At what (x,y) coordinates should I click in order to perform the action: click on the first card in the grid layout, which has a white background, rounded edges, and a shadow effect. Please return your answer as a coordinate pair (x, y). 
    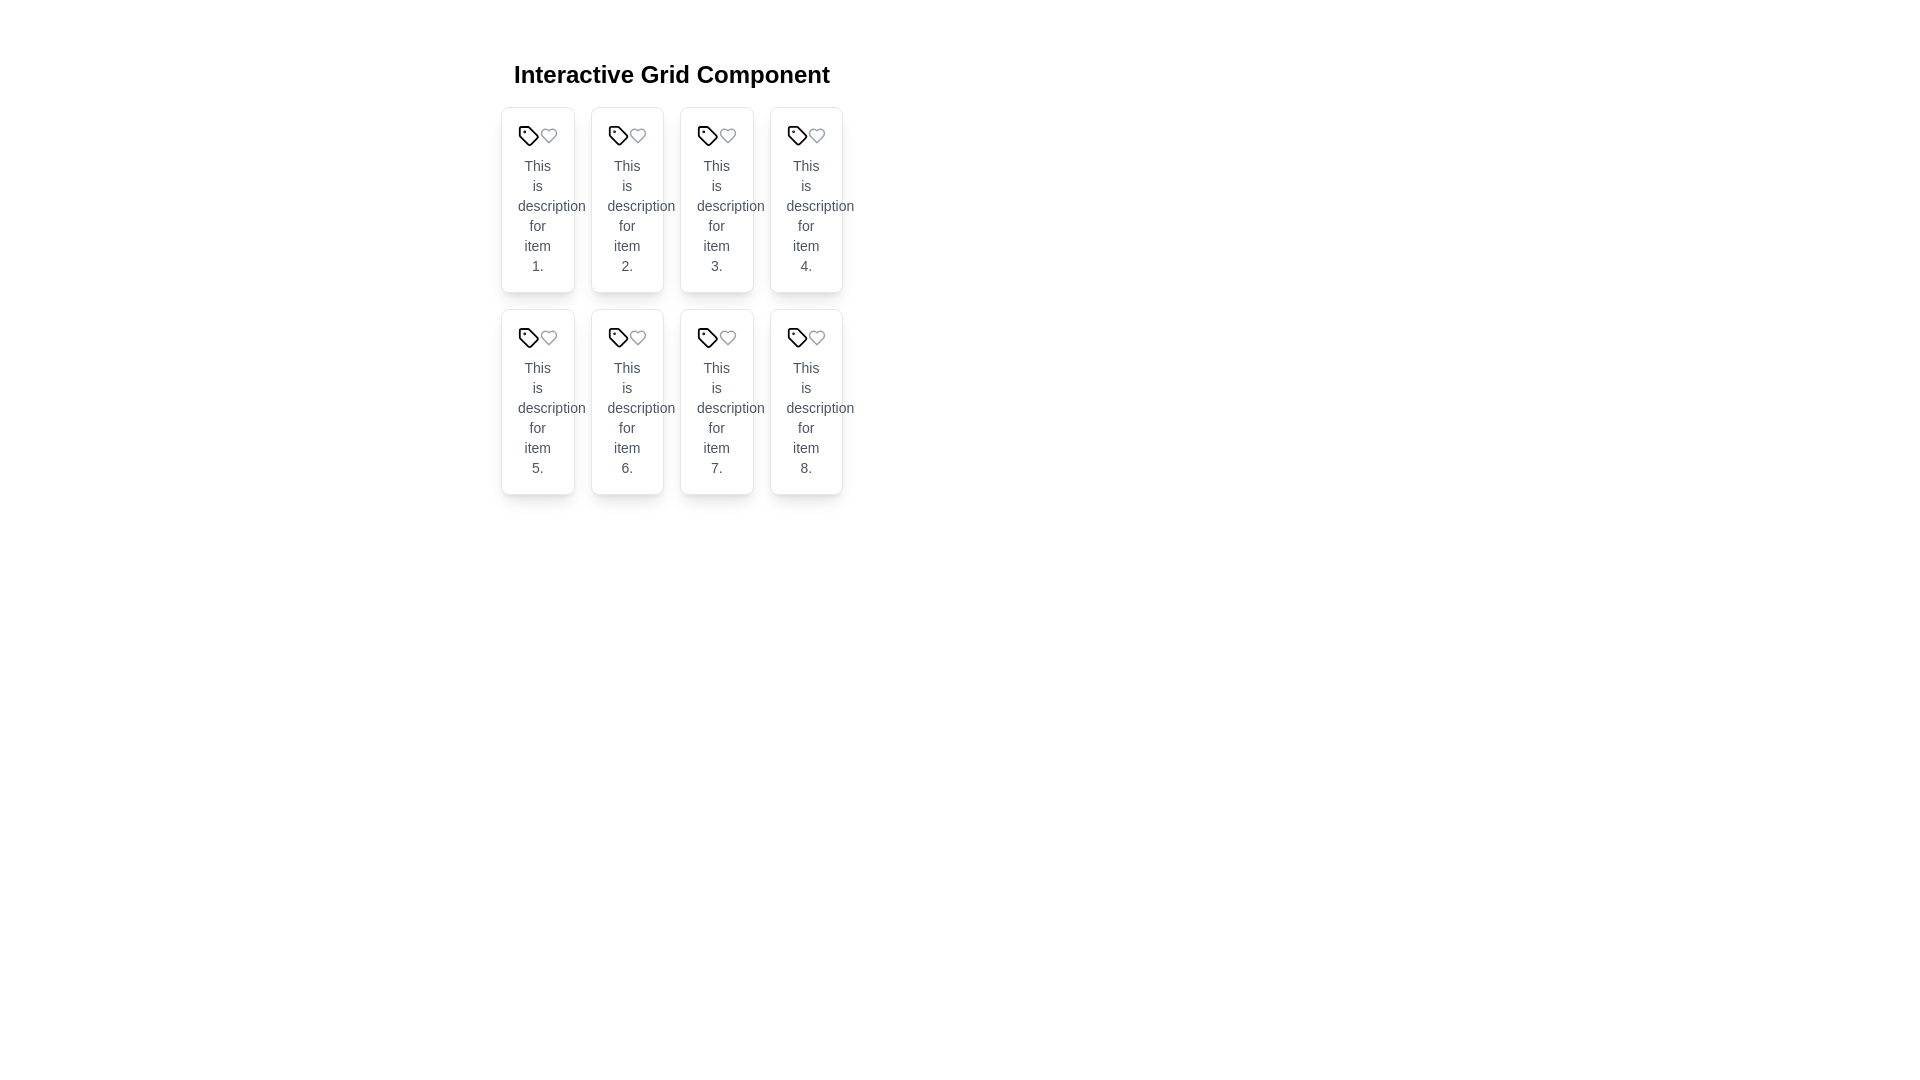
    Looking at the image, I should click on (537, 200).